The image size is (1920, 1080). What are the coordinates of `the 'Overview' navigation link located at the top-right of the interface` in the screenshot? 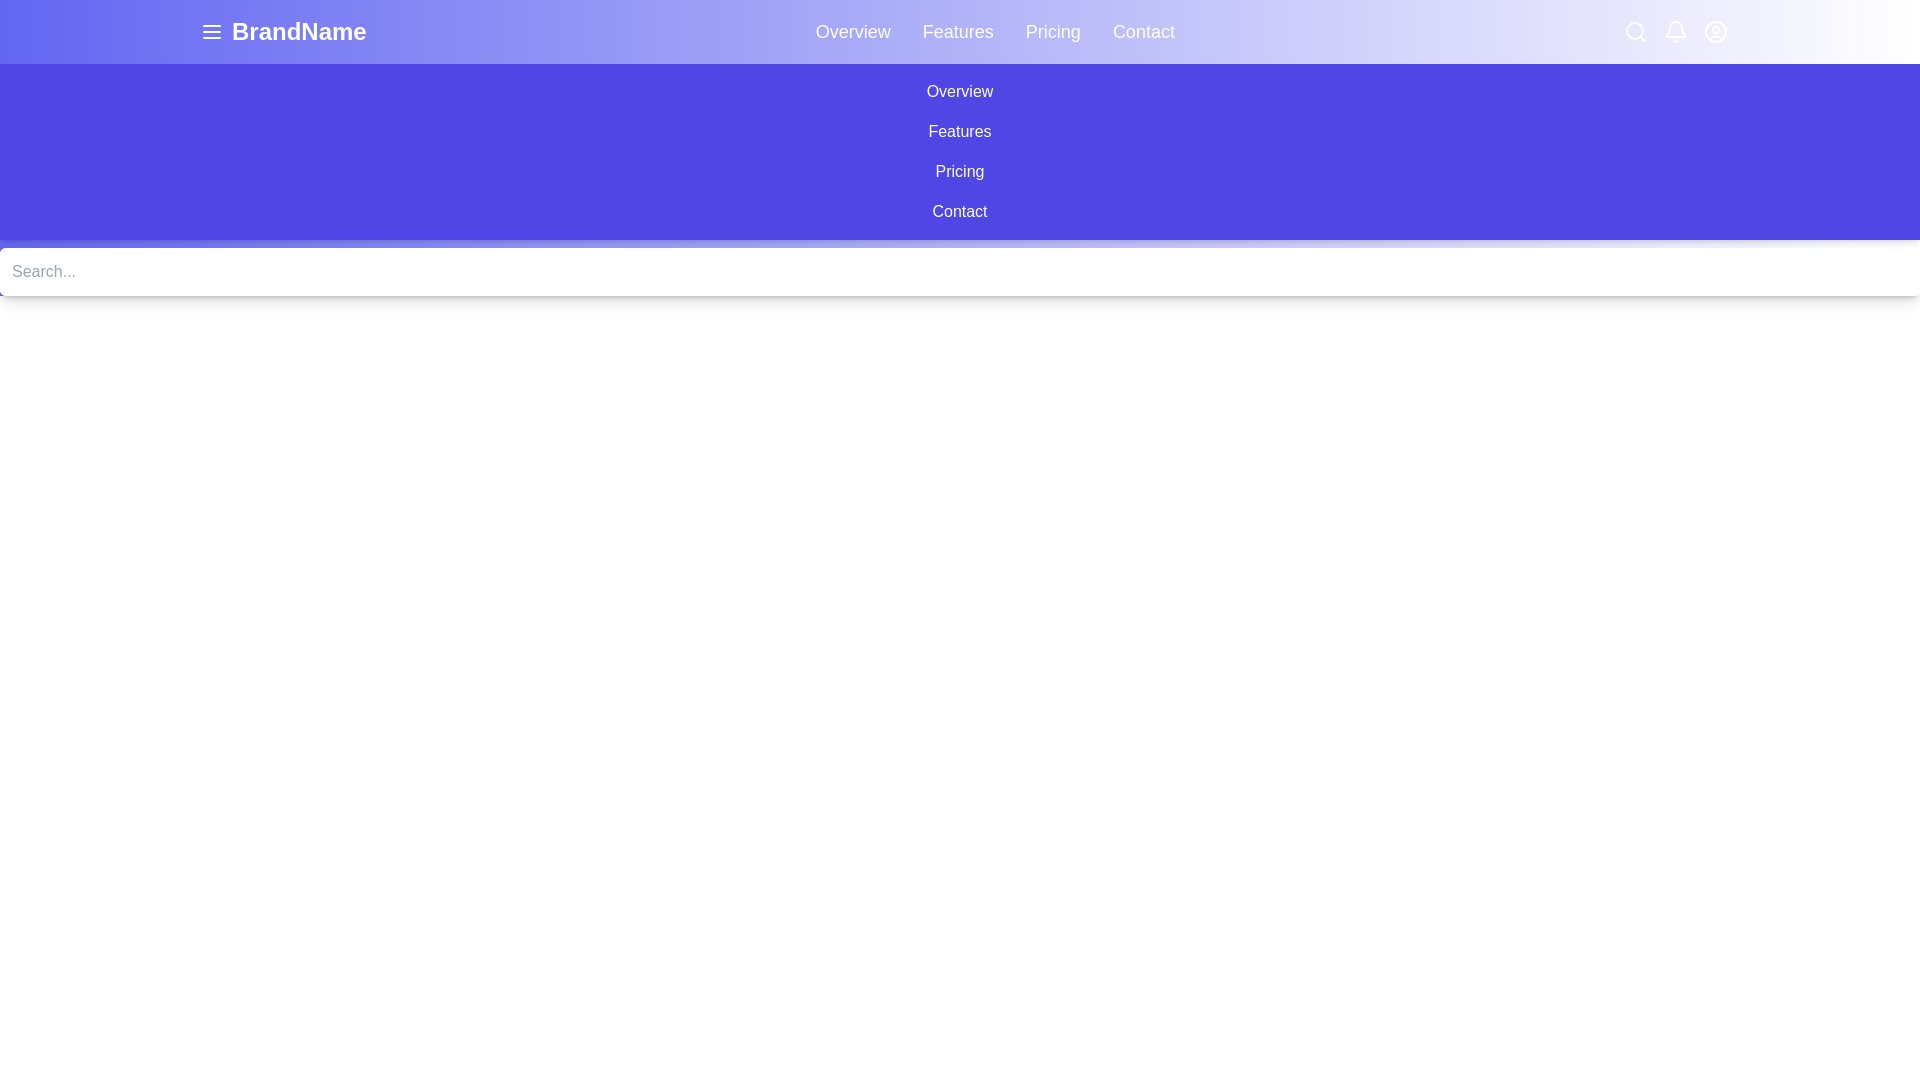 It's located at (853, 31).